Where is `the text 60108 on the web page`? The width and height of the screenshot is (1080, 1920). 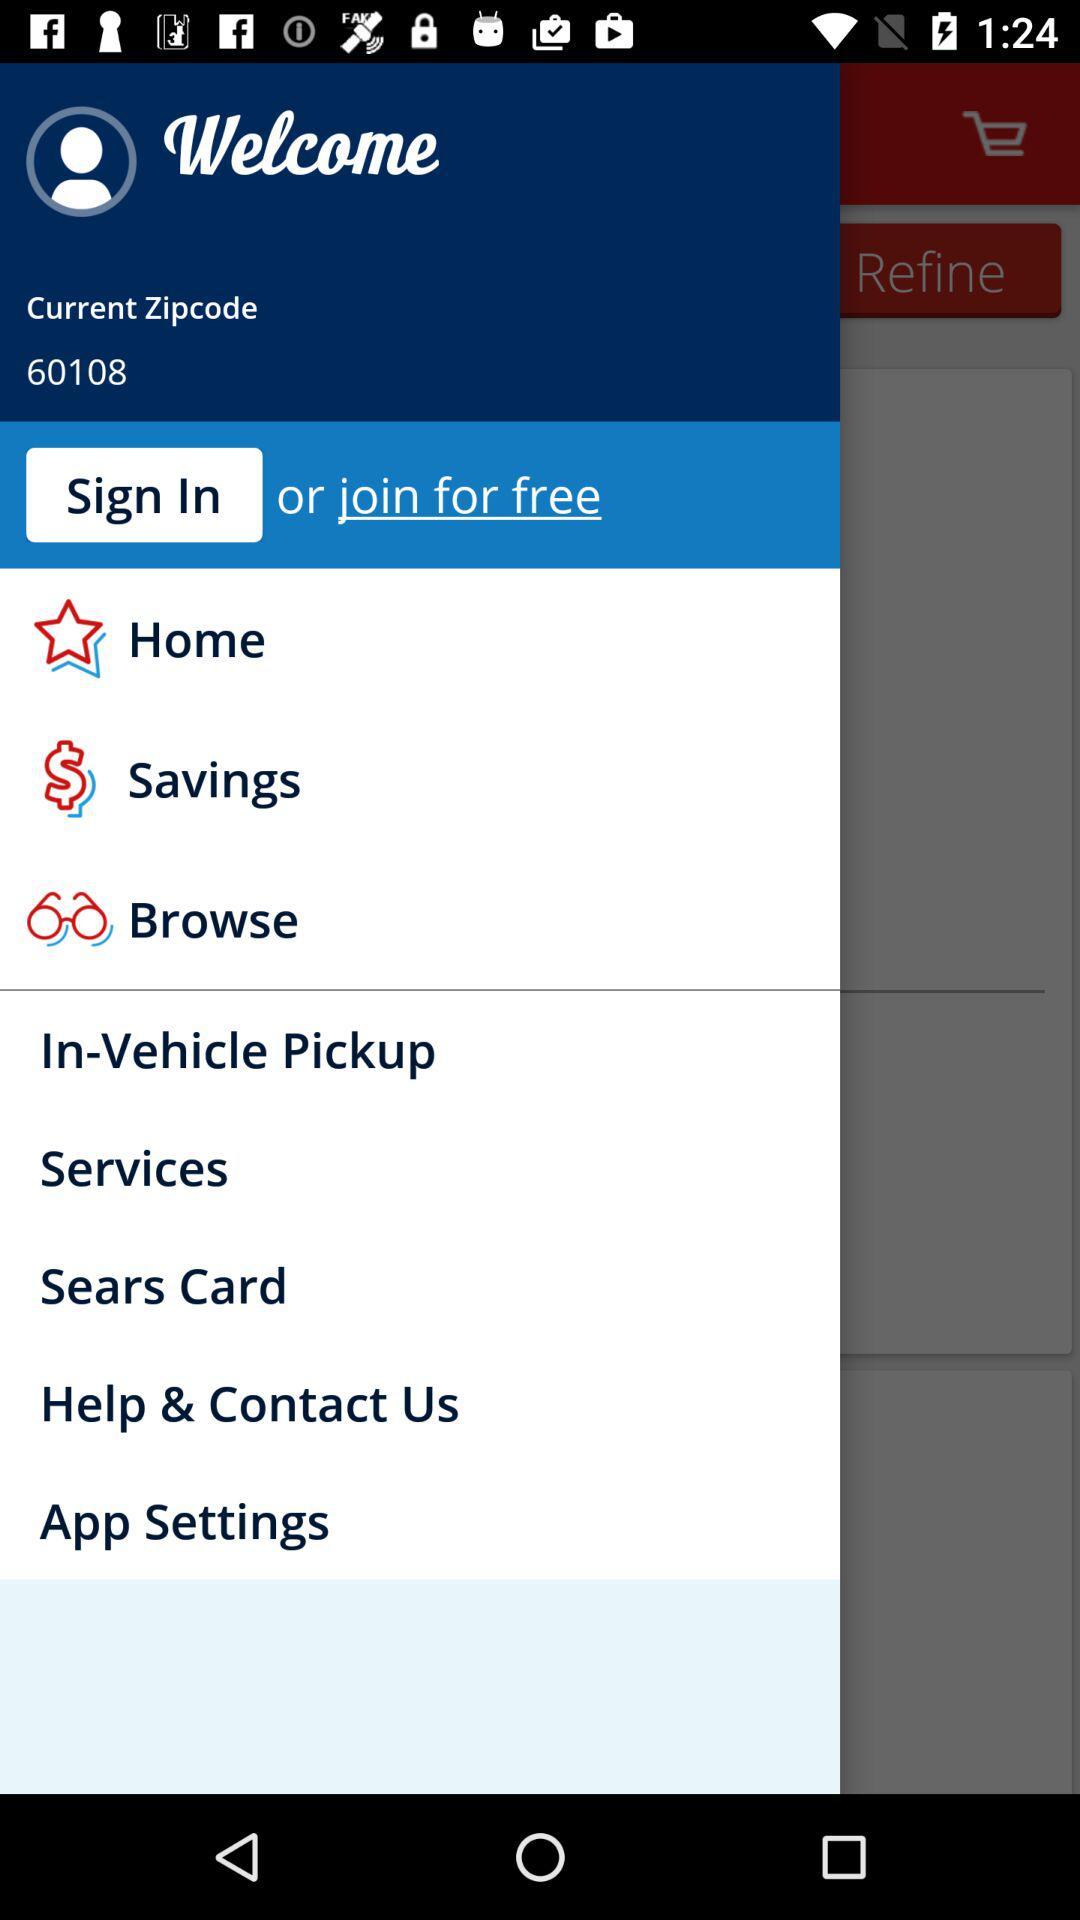 the text 60108 on the web page is located at coordinates (76, 370).